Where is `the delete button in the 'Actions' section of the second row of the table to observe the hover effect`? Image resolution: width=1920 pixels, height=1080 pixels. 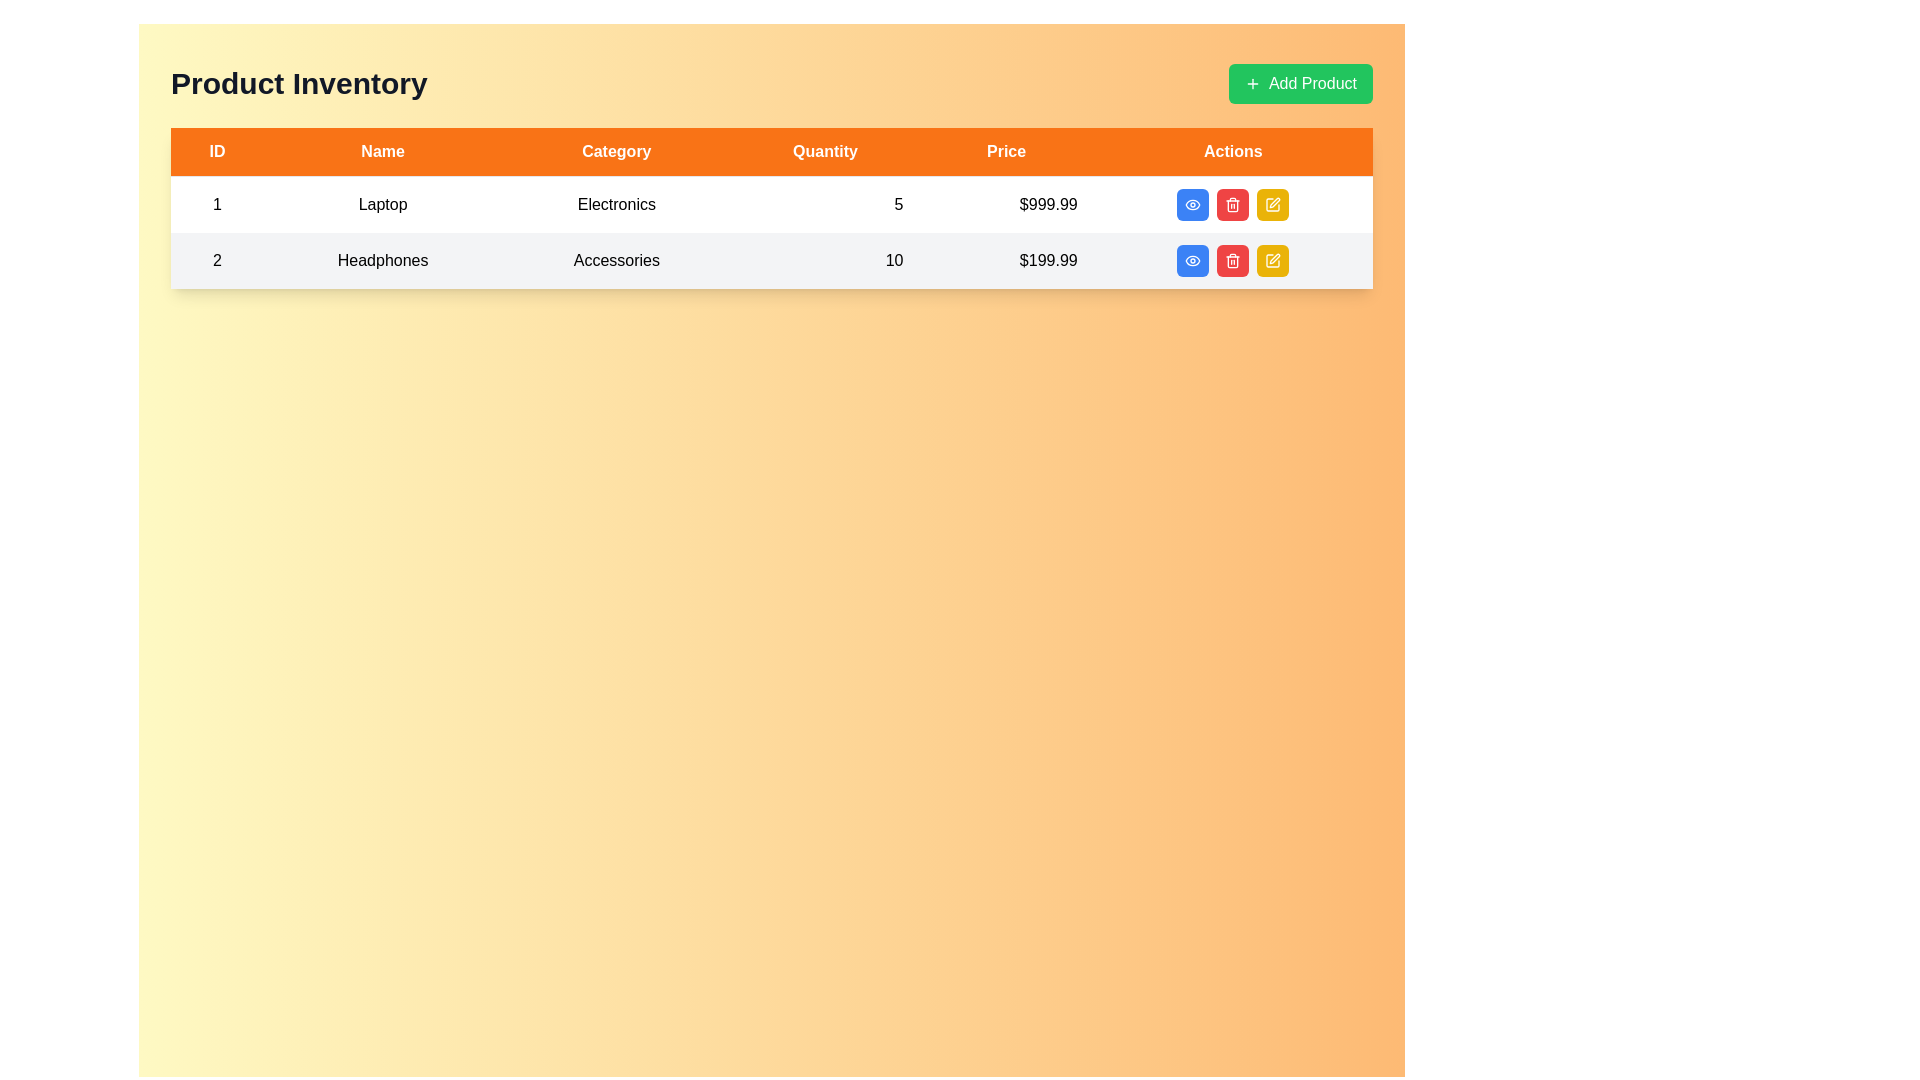
the delete button in the 'Actions' section of the second row of the table to observe the hover effect is located at coordinates (1232, 204).